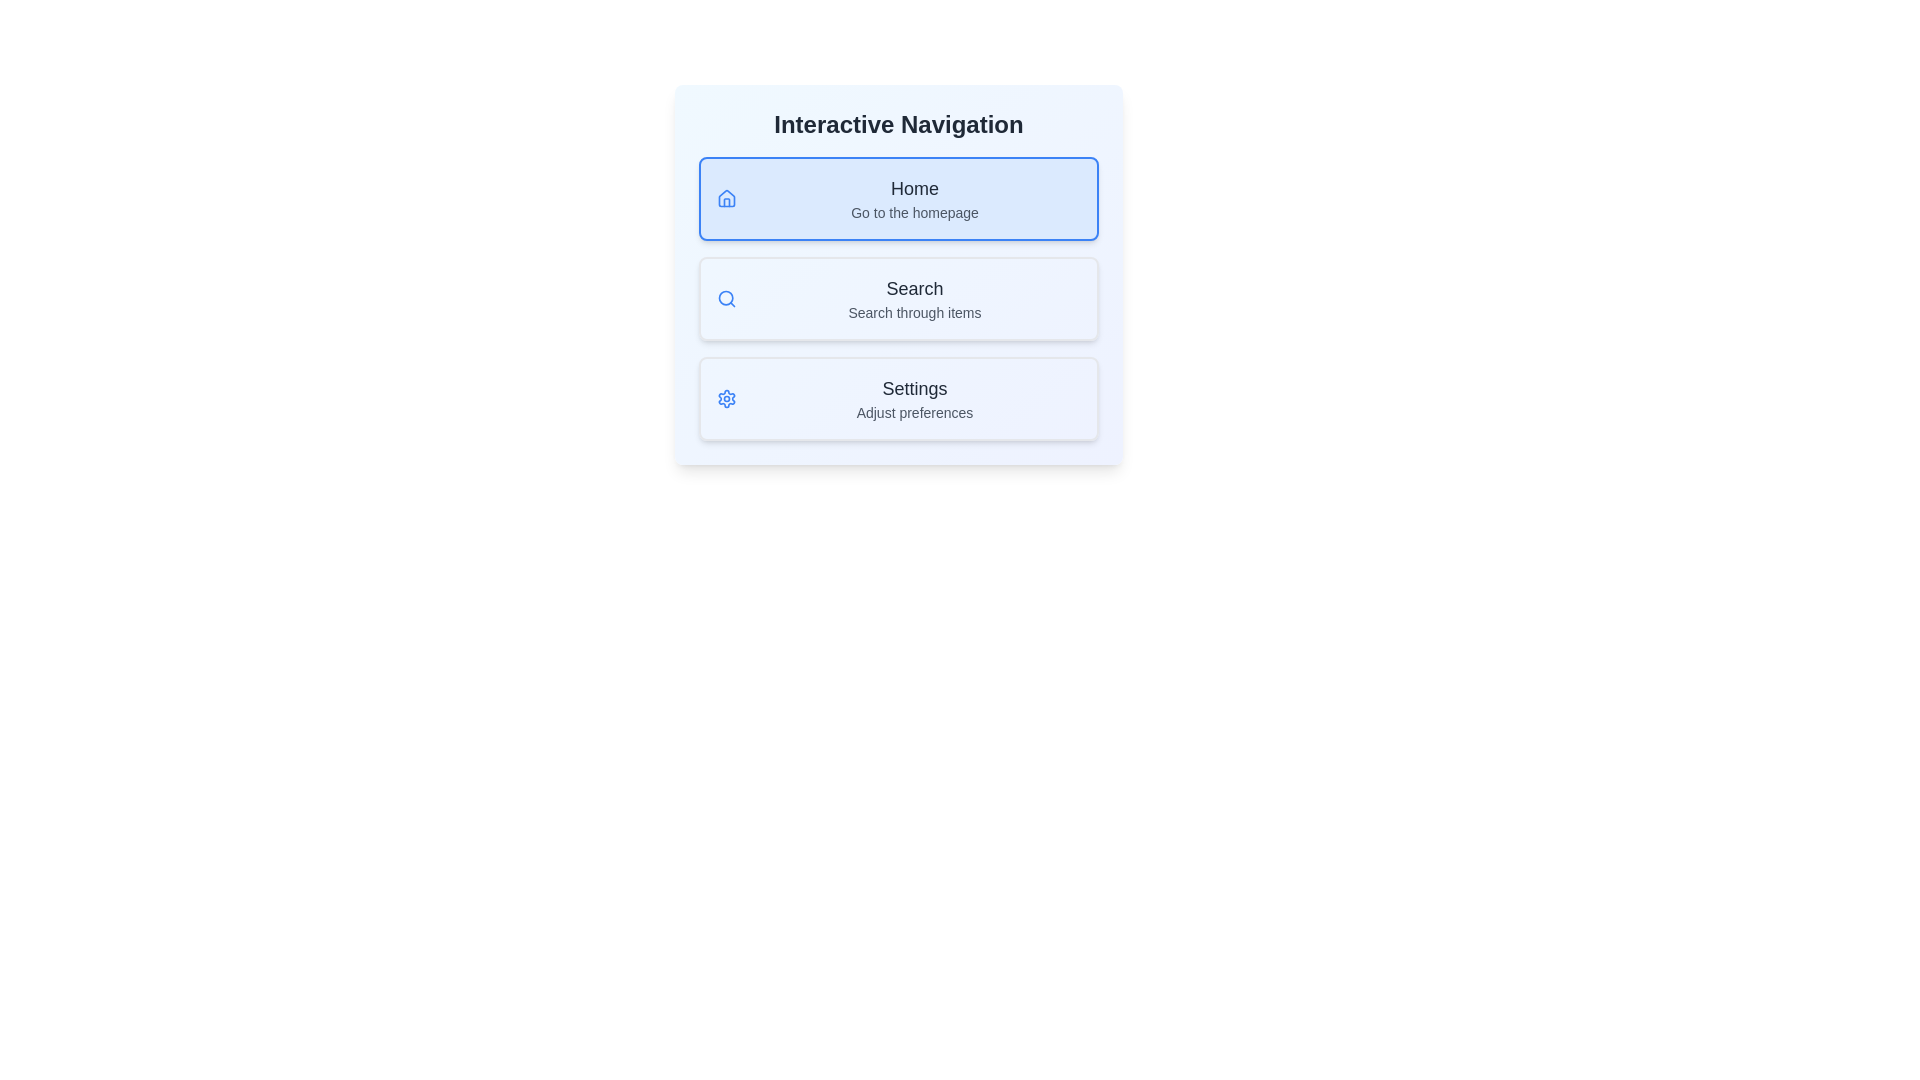 This screenshot has height=1080, width=1920. Describe the element at coordinates (897, 398) in the screenshot. I see `the menu item Settings by clicking on it` at that location.